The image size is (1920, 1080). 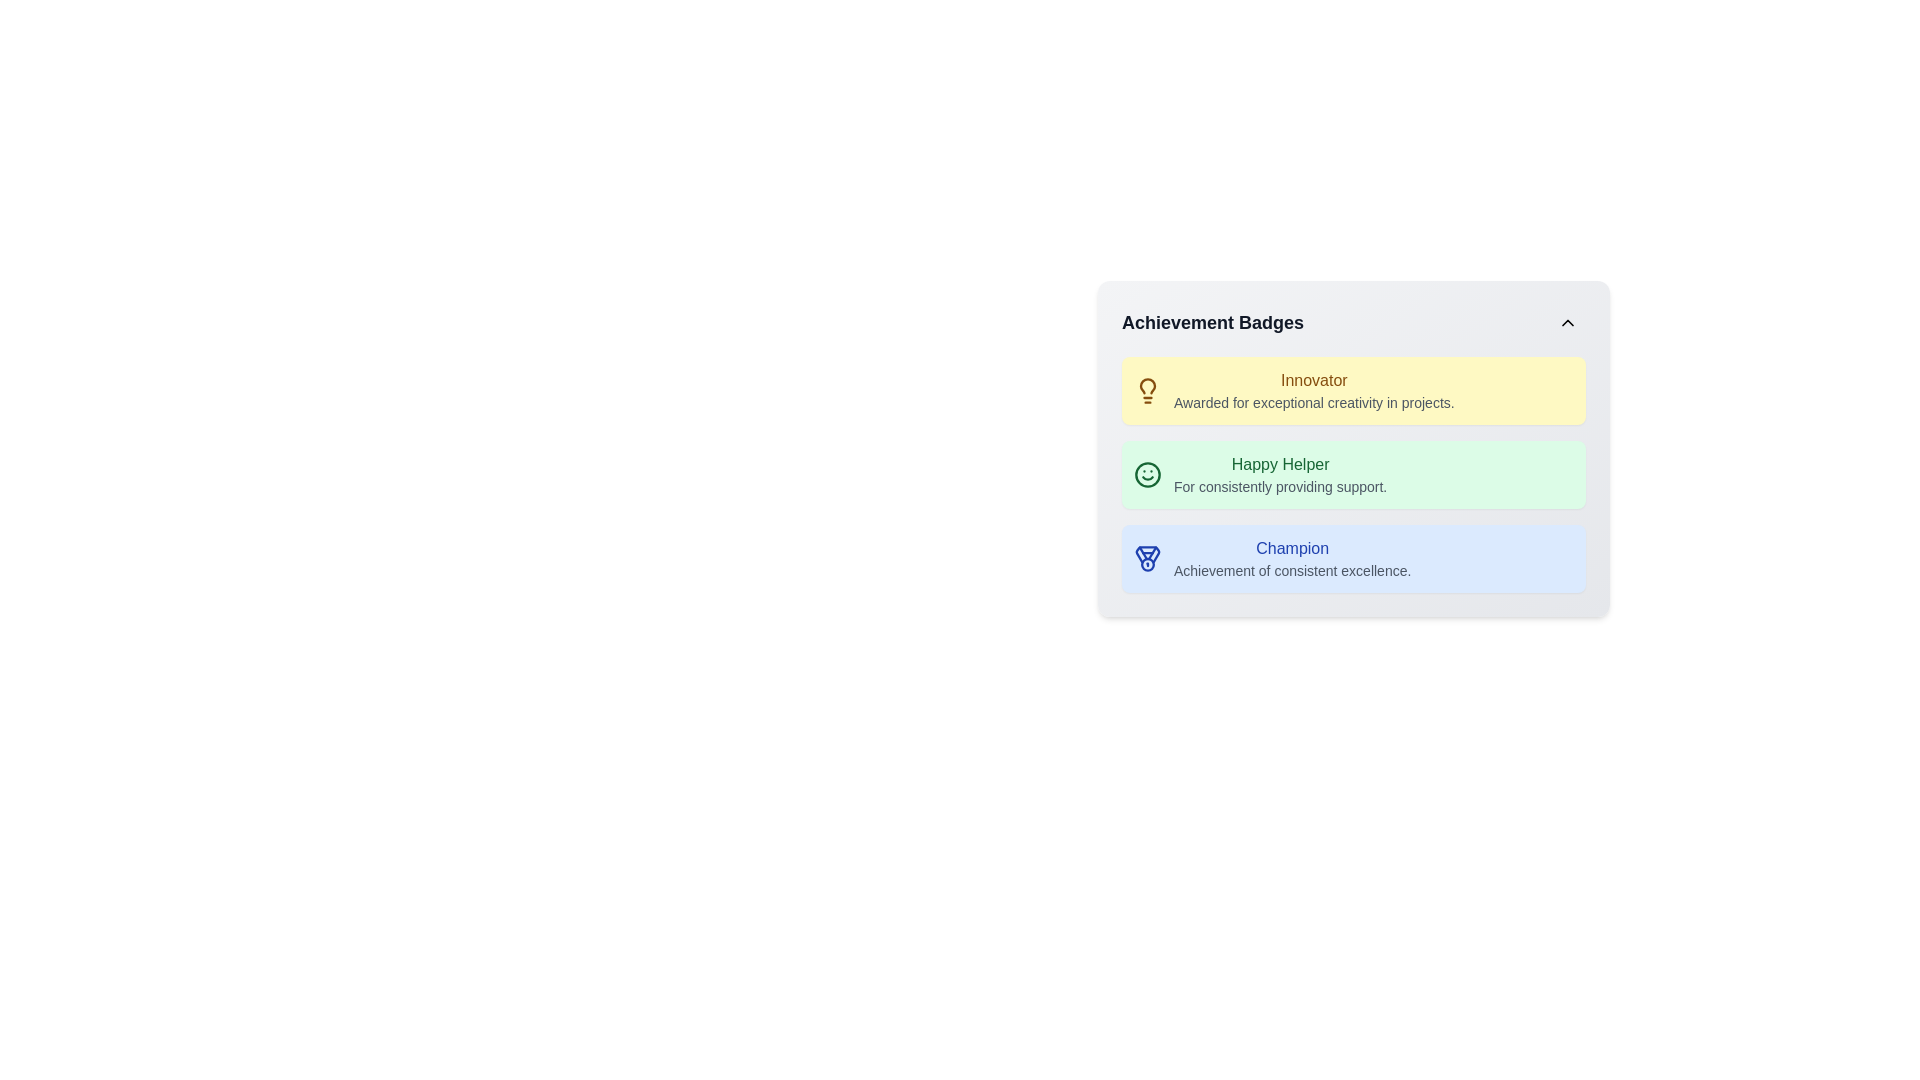 What do you see at coordinates (1567, 322) in the screenshot?
I see `the upward-pointing chevron icon located in the top-right corner of the 'Achievement Badges' module` at bounding box center [1567, 322].